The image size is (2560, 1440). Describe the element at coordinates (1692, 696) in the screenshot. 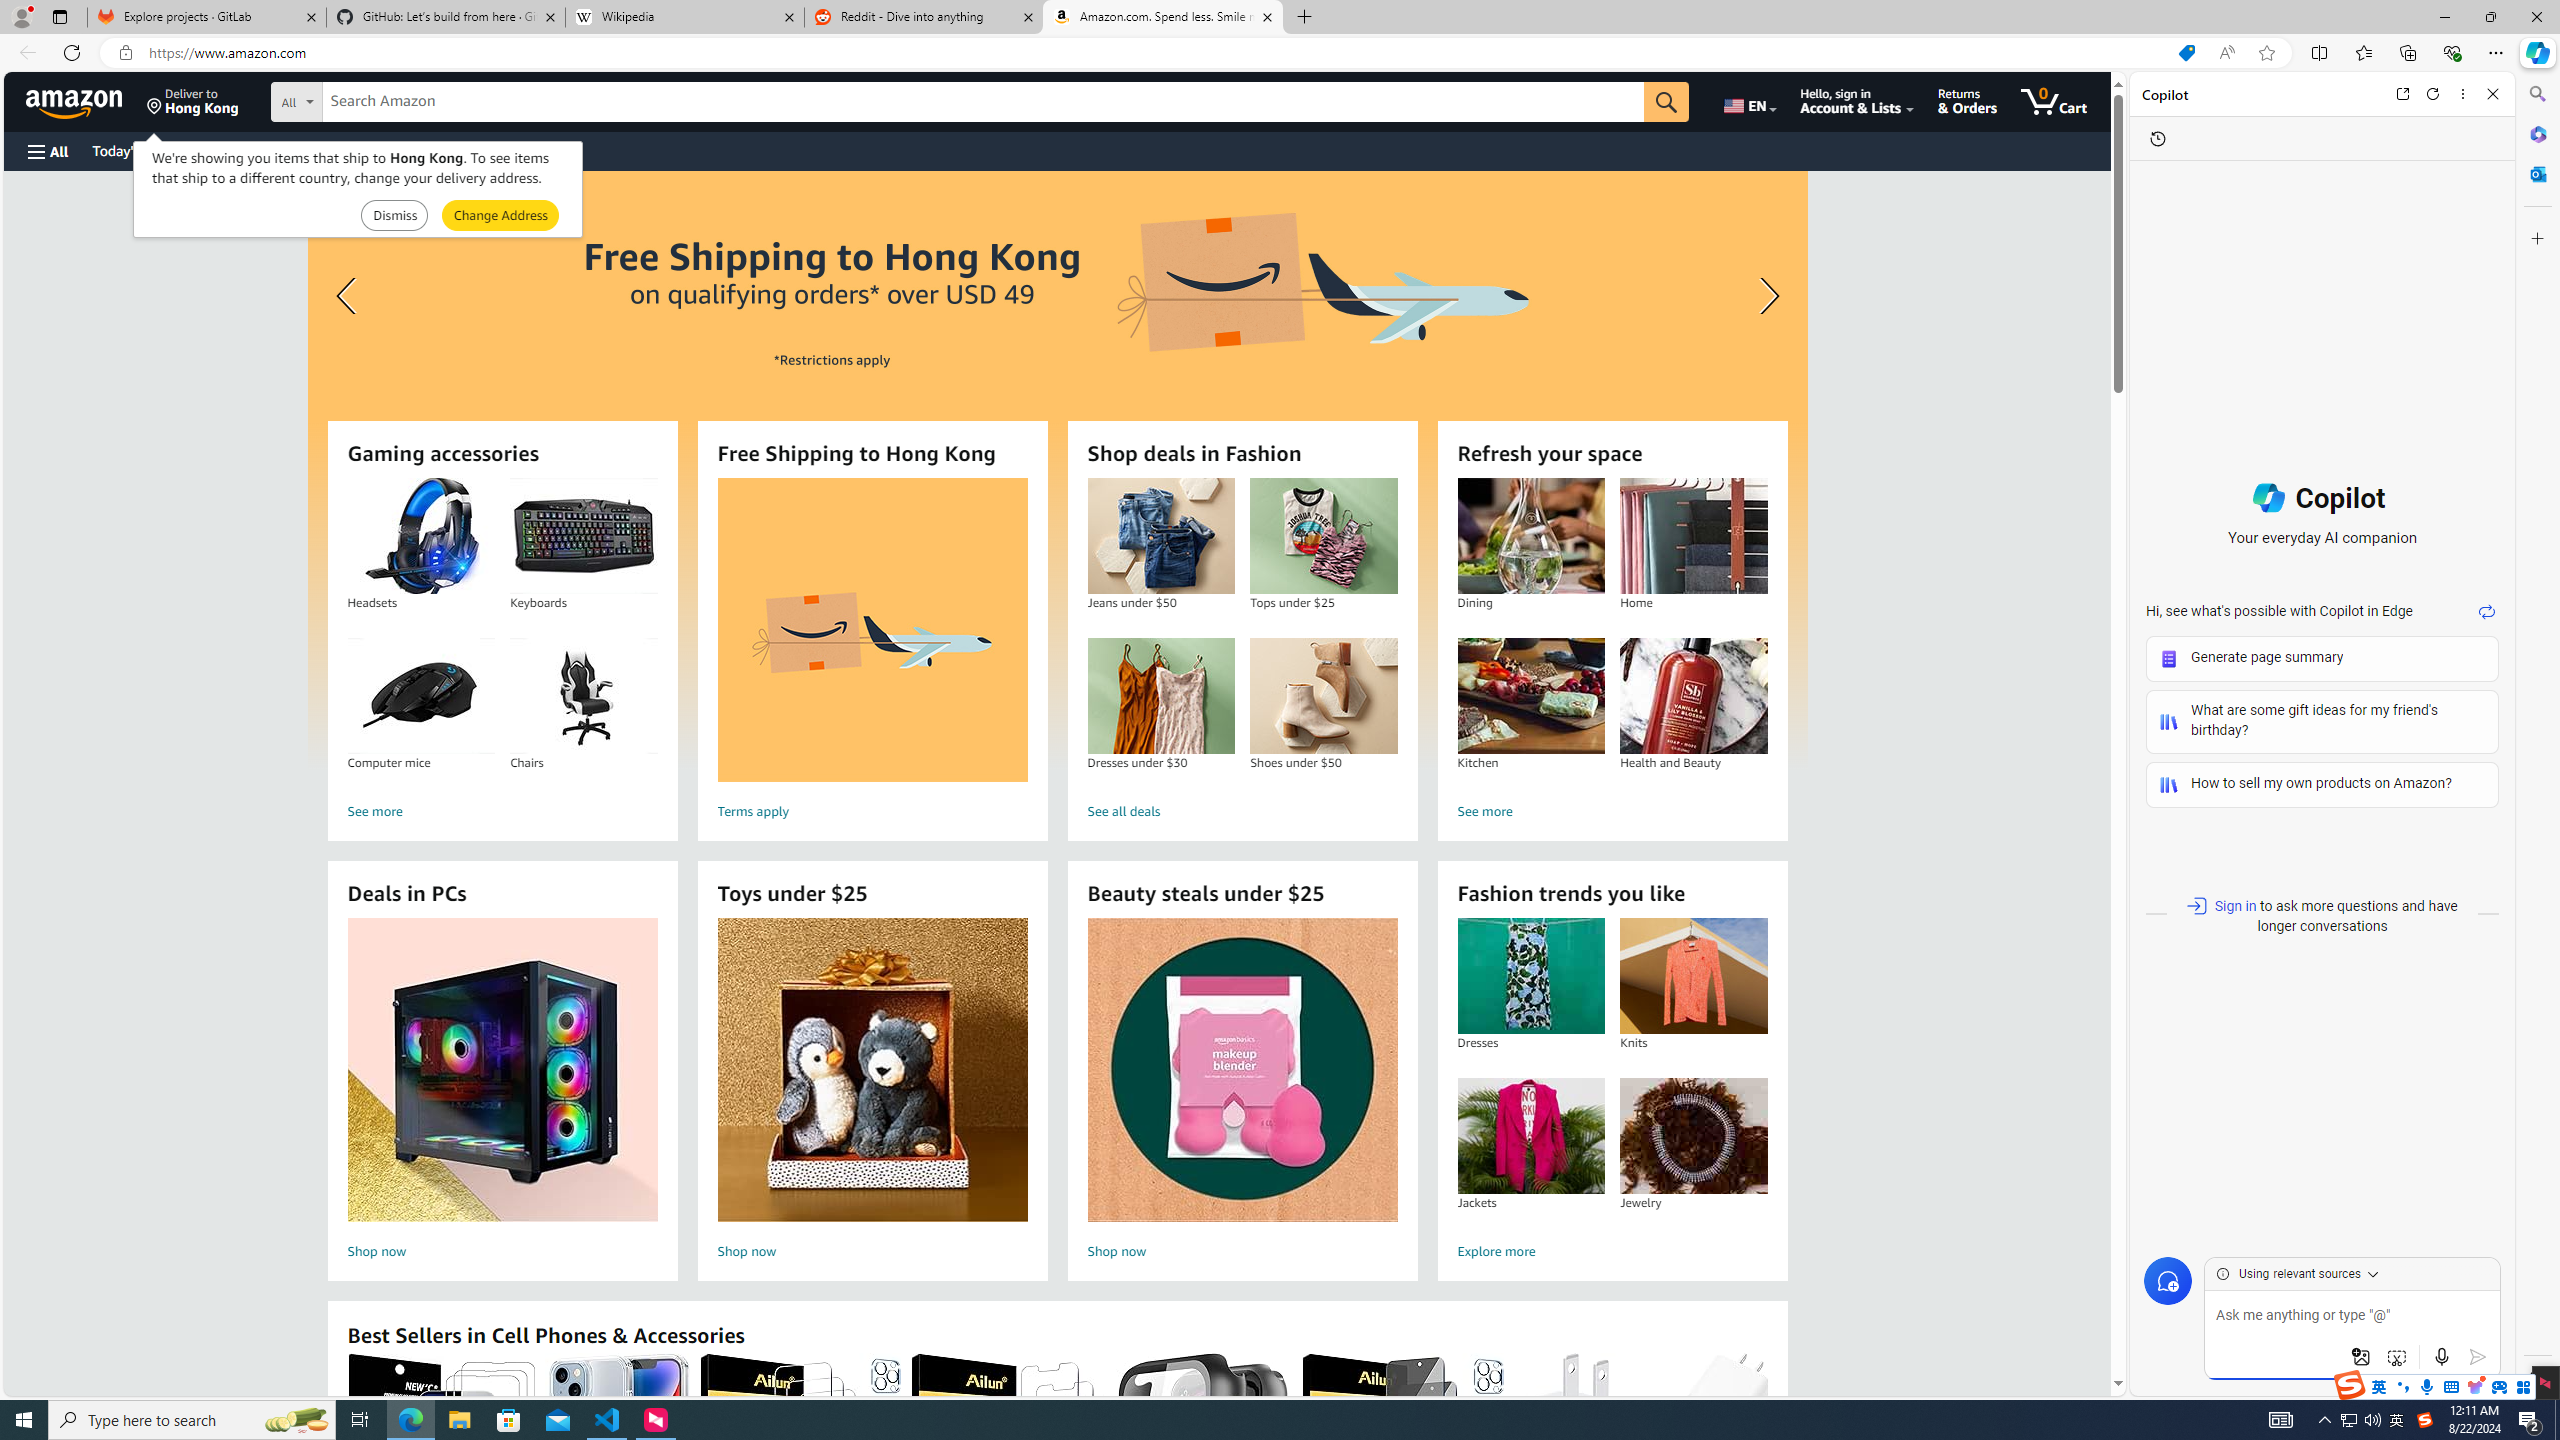

I see `'Health and Beauty'` at that location.